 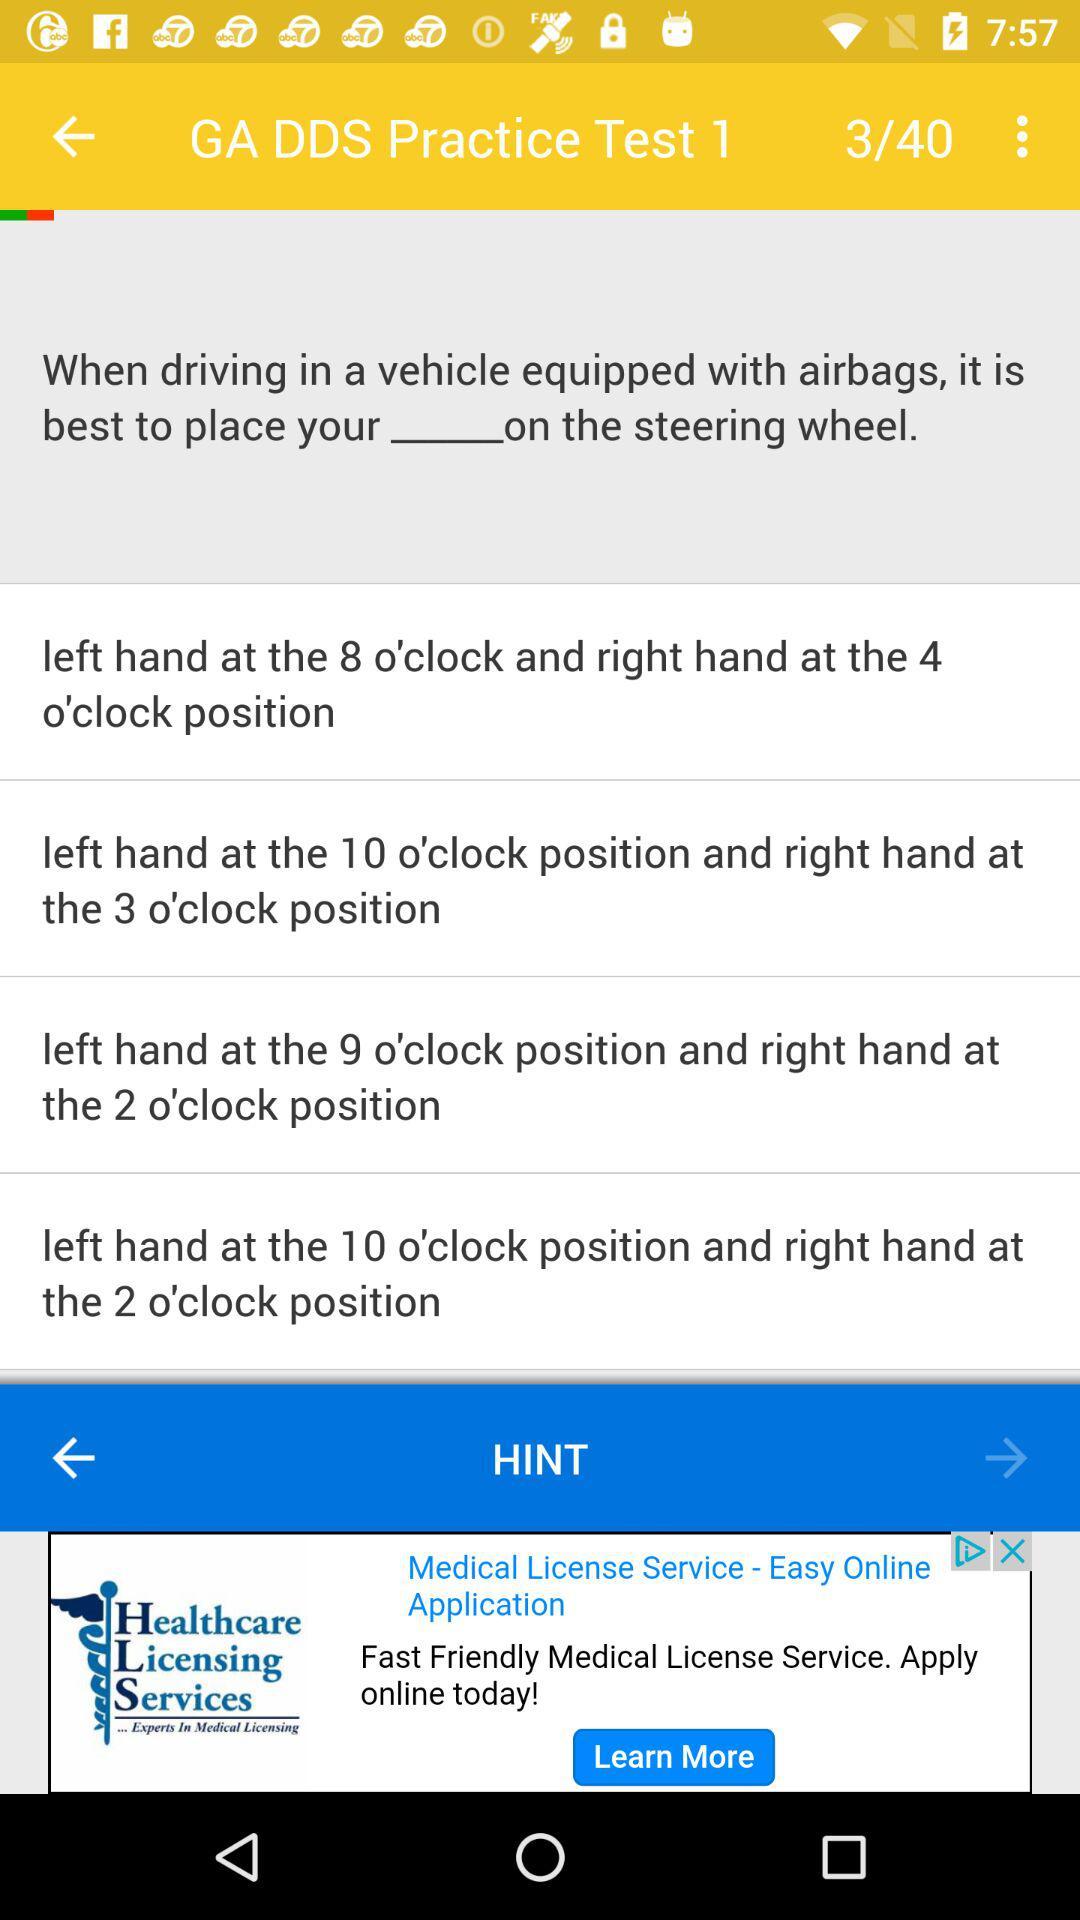 What do you see at coordinates (1006, 1458) in the screenshot?
I see `the arrow_forward icon` at bounding box center [1006, 1458].